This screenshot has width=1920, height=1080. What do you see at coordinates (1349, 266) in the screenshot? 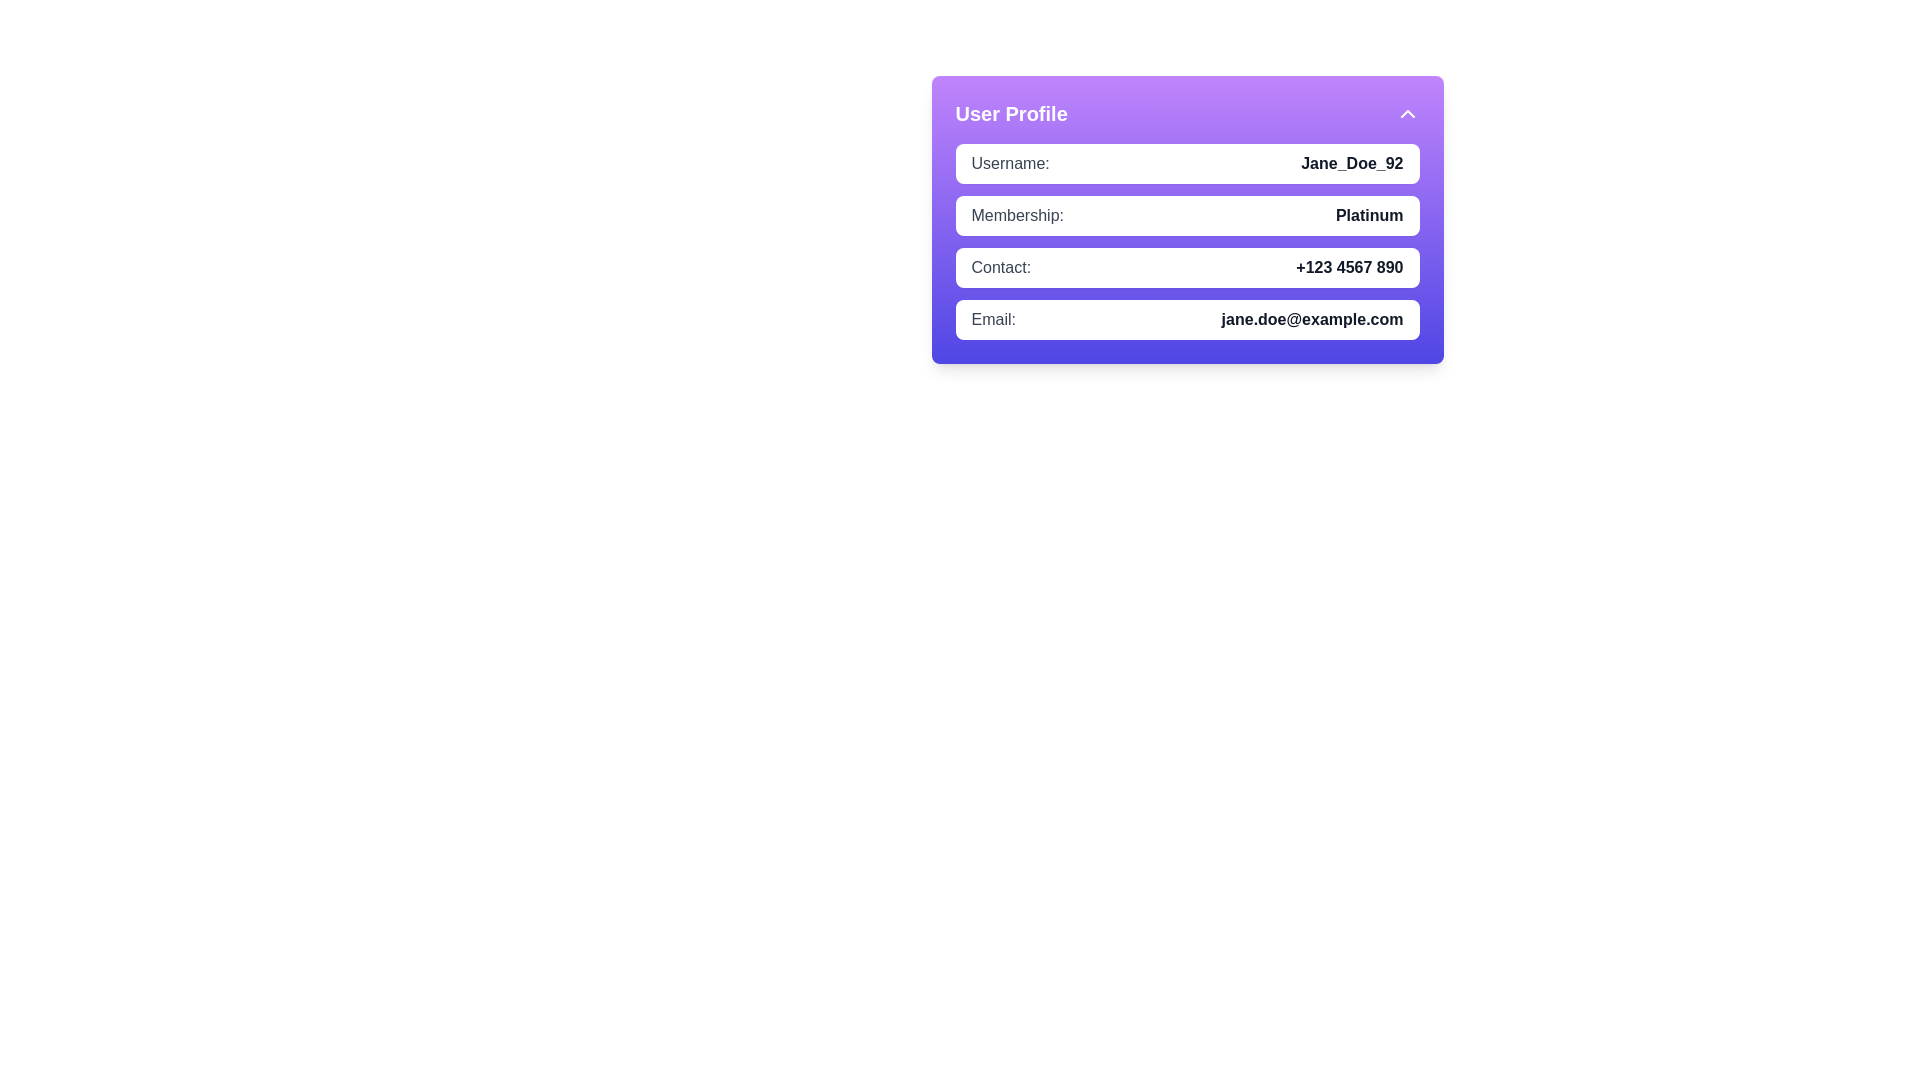
I see `the user's contact number displayed in the third row of the user profile card, which is located immediately to the right of the 'Contact:' label` at bounding box center [1349, 266].